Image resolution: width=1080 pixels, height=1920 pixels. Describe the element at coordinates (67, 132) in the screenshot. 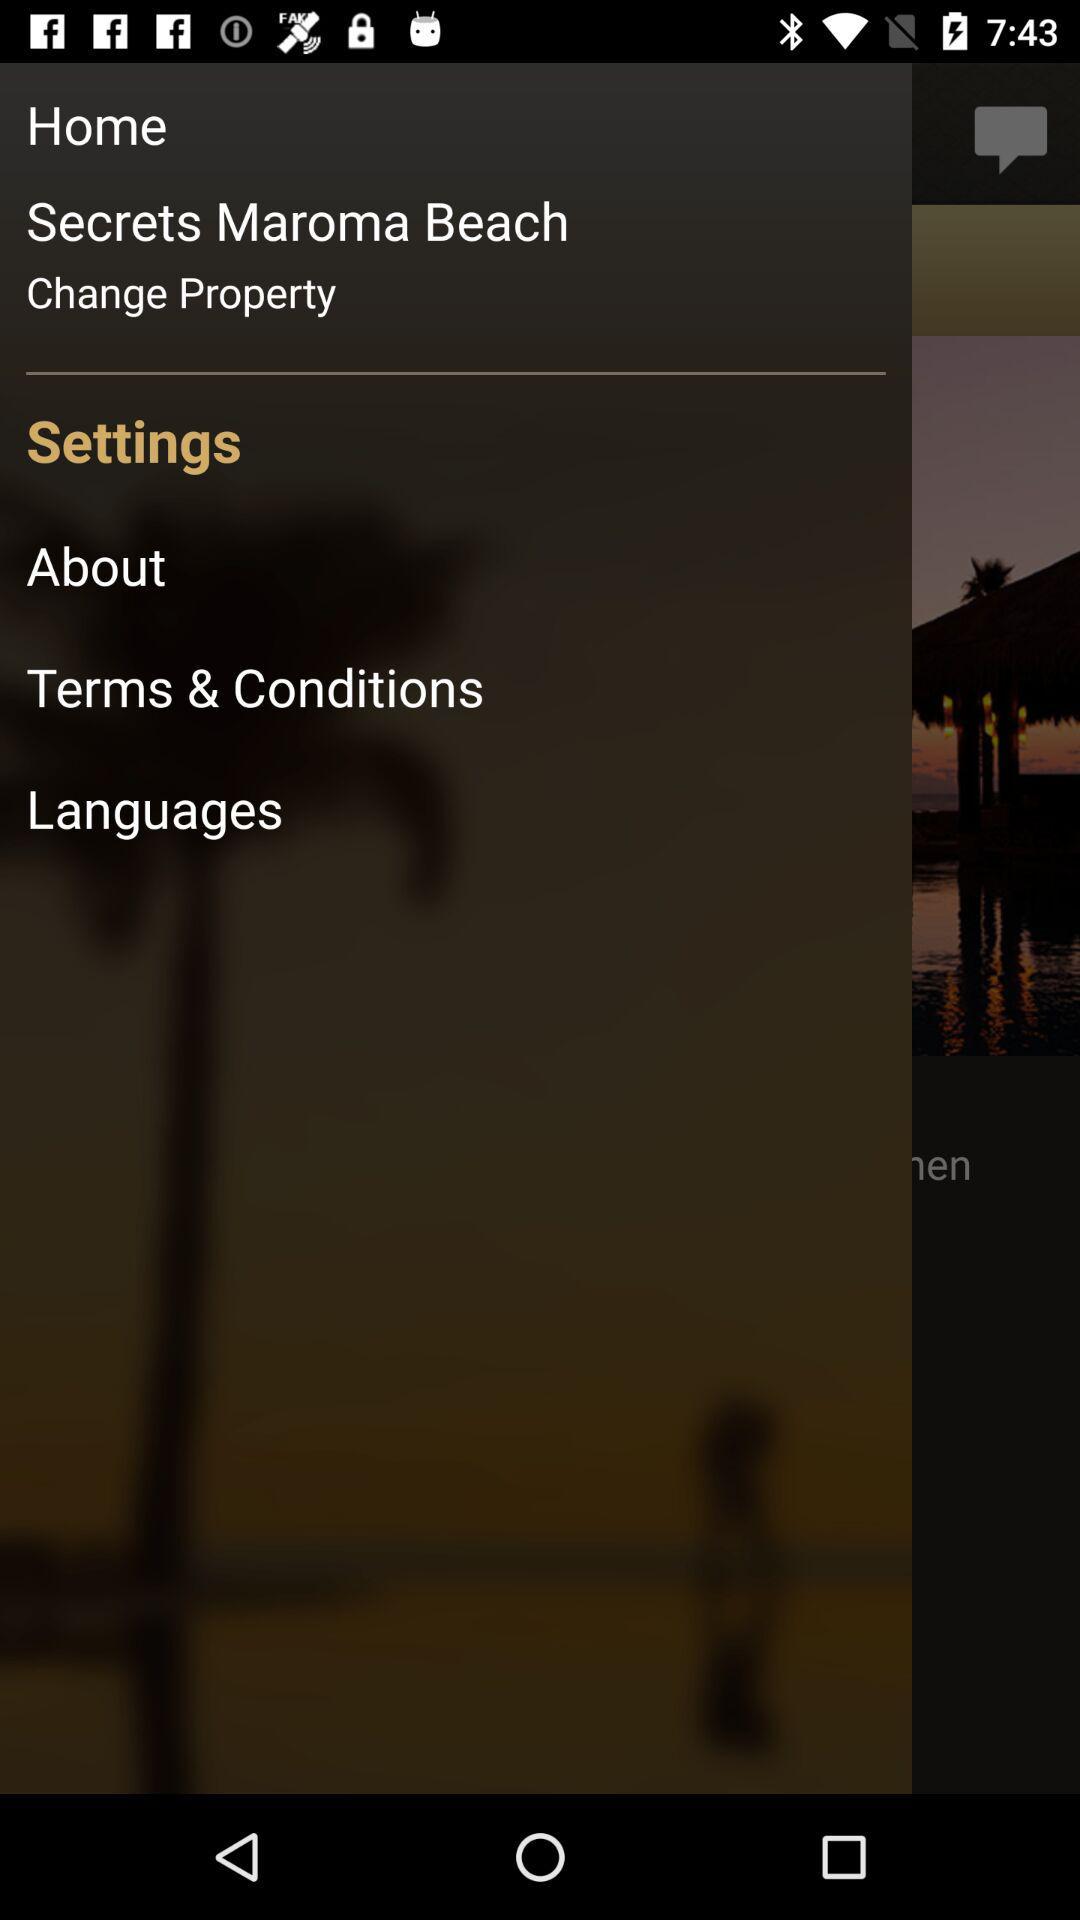

I see `the photo icon` at that location.